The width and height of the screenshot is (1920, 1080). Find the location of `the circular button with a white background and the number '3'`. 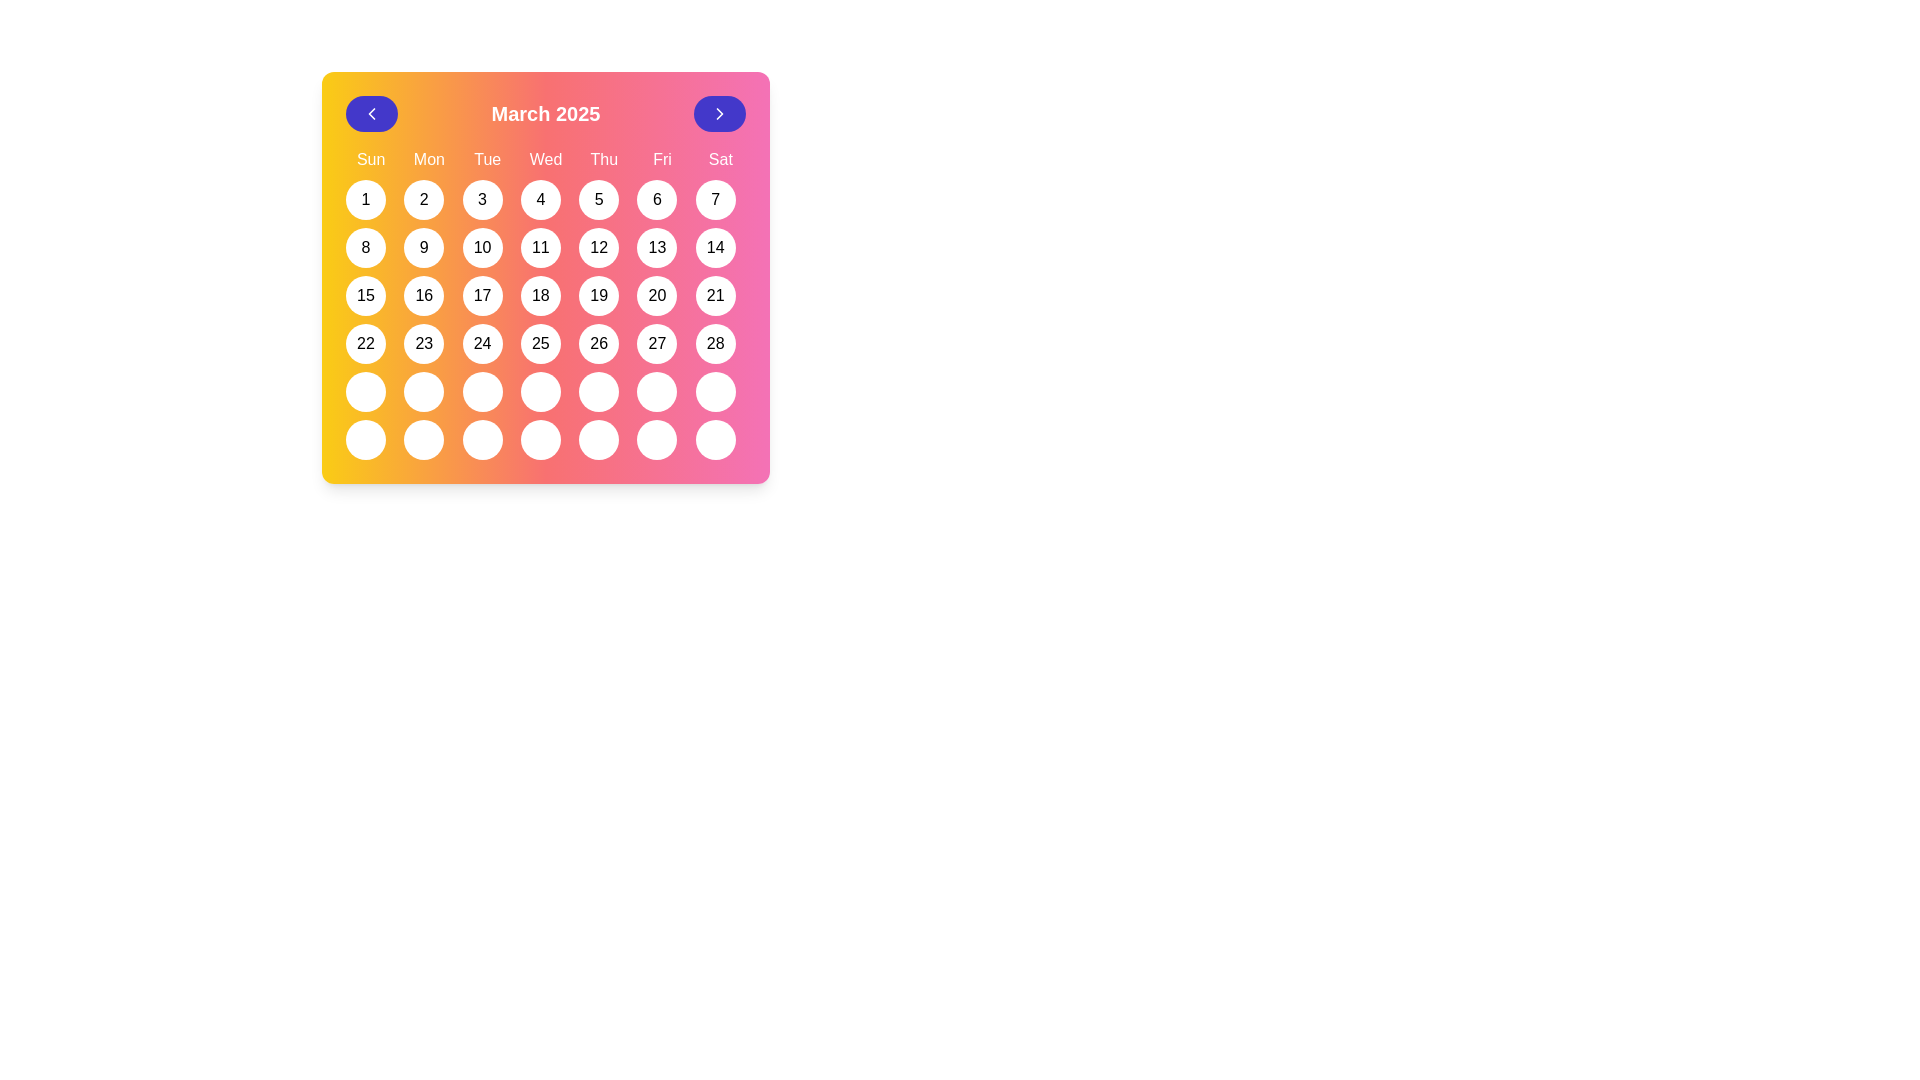

the circular button with a white background and the number '3' is located at coordinates (482, 200).